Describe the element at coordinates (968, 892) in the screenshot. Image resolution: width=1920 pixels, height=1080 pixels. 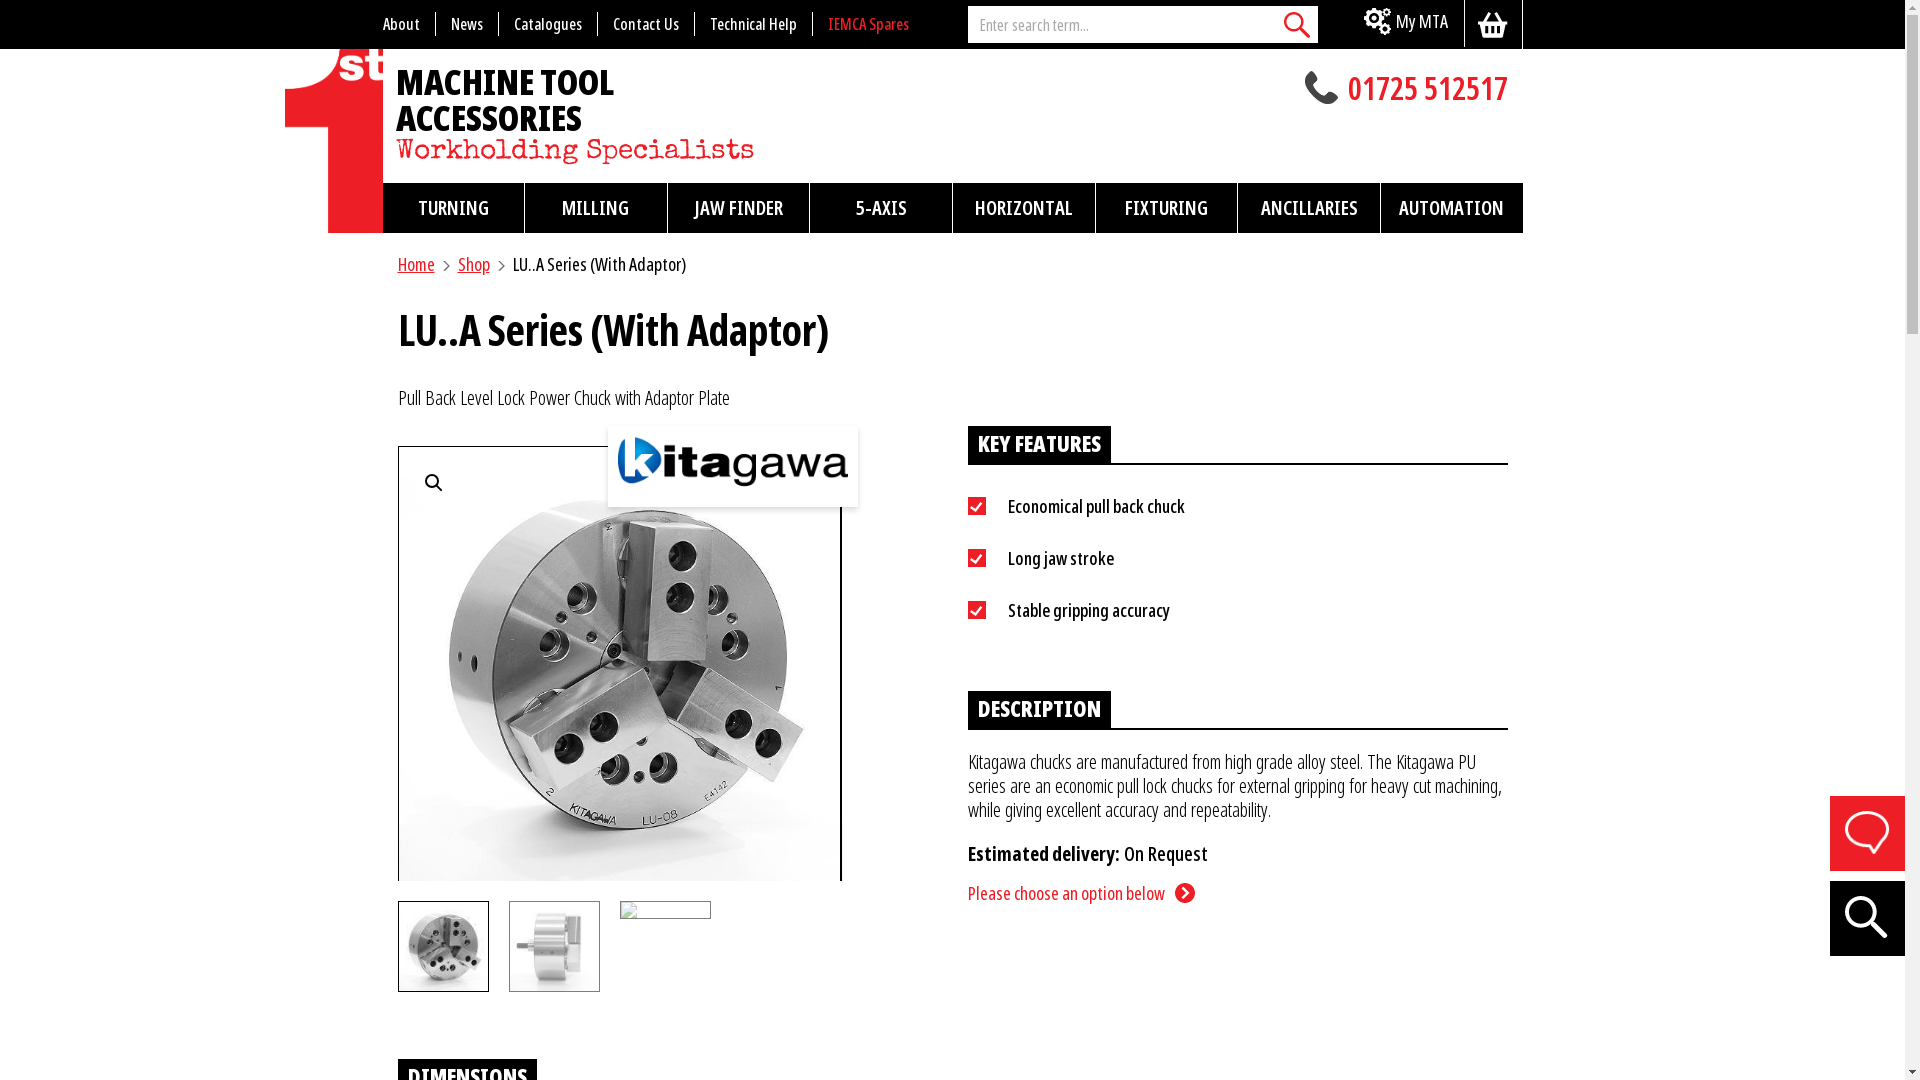
I see `'Please choose an option below'` at that location.